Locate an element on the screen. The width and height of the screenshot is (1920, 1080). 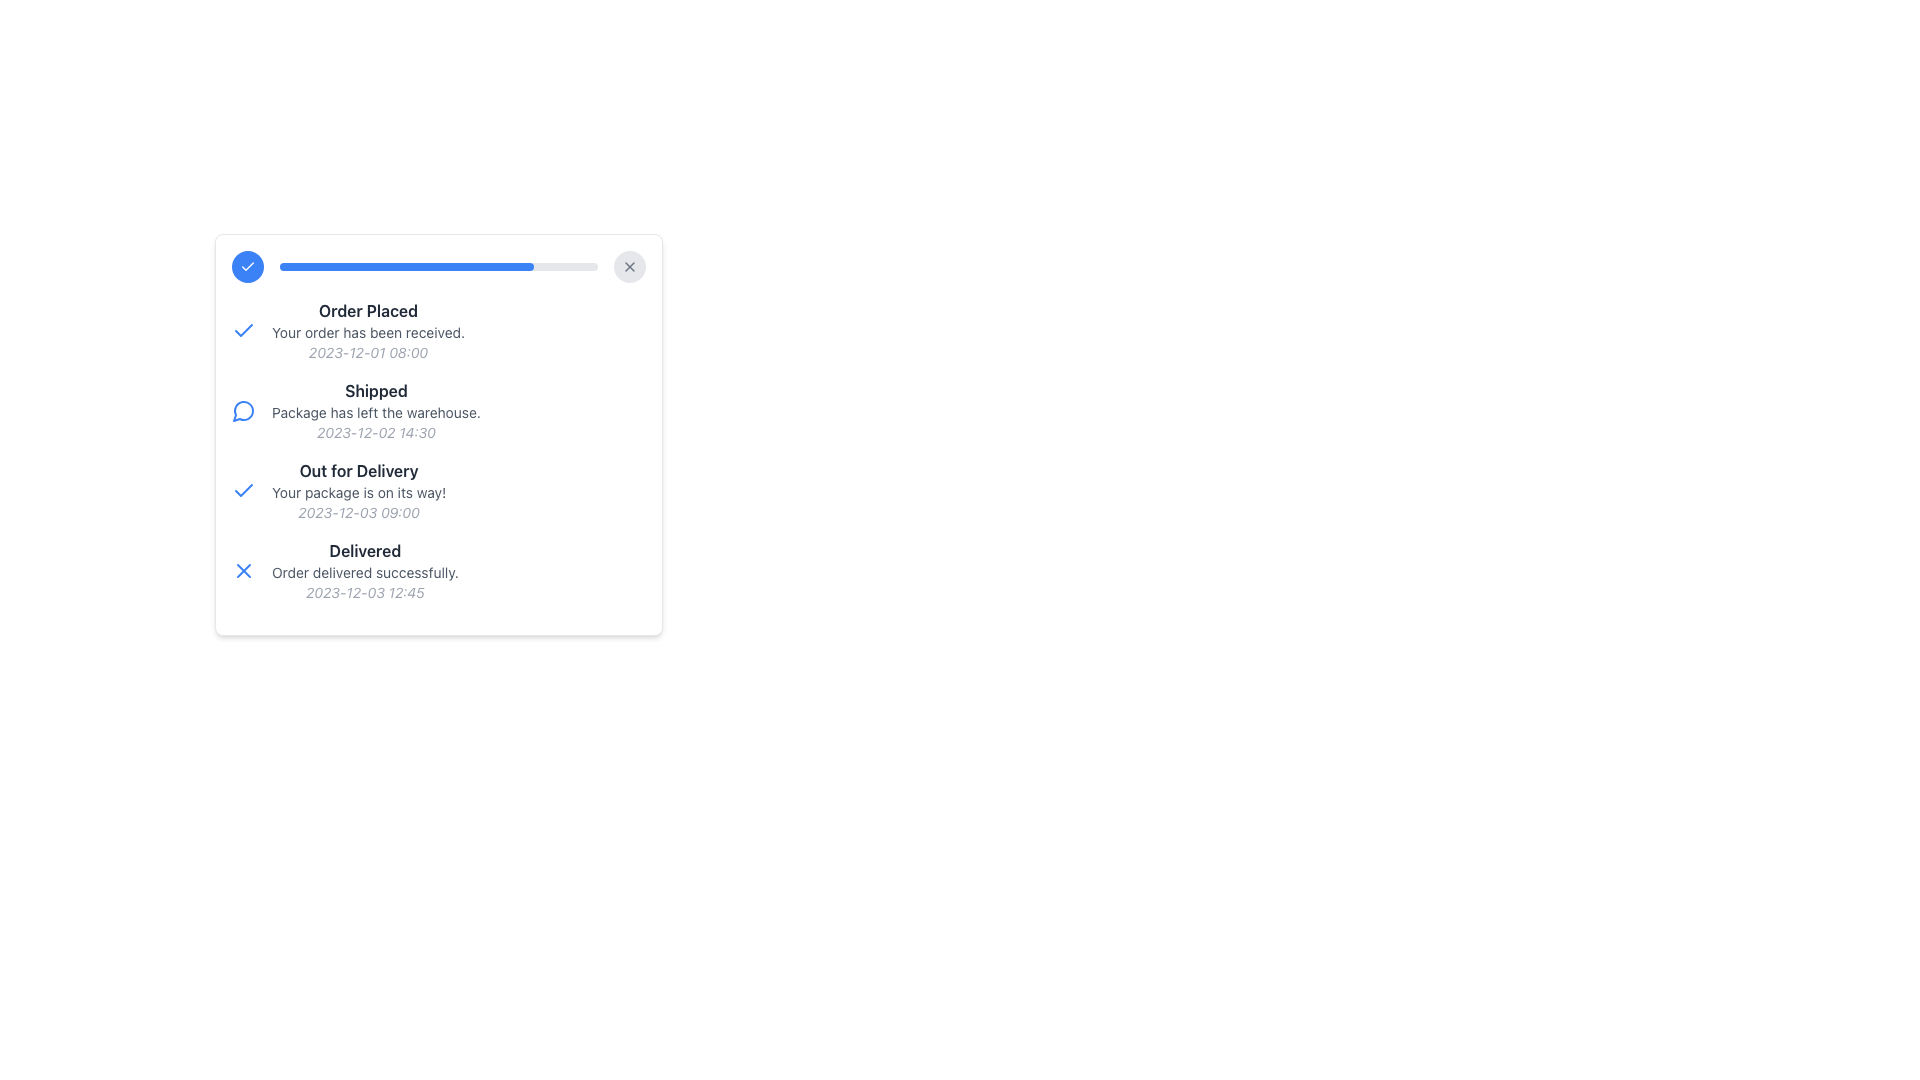
the text label displaying the timestamp '2023-12-03 12:45', which is styled in gray and italicized, located at the bottom of the status card is located at coordinates (365, 592).